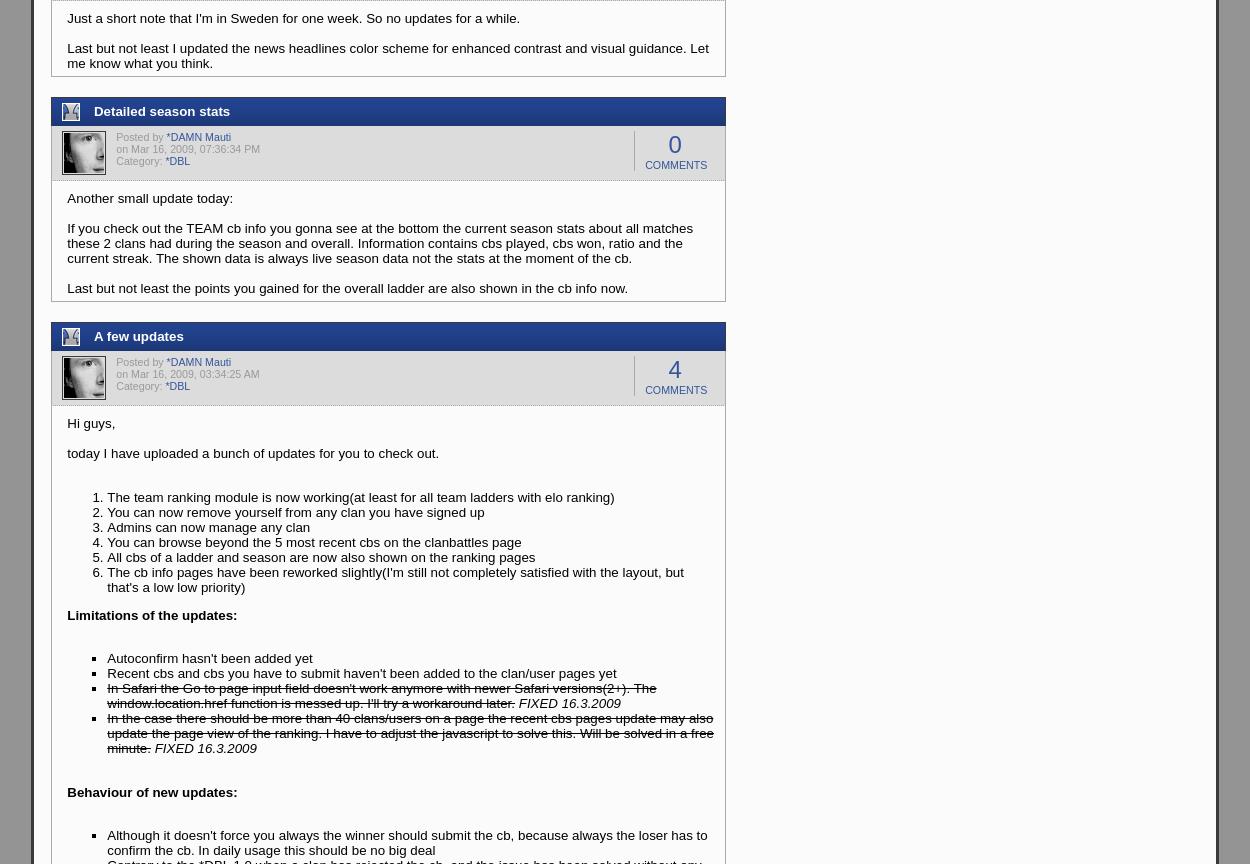 This screenshot has height=864, width=1250. What do you see at coordinates (106, 555) in the screenshot?
I see `'All cbs of a ladder and season are now also shown on the ranking pages'` at bounding box center [106, 555].